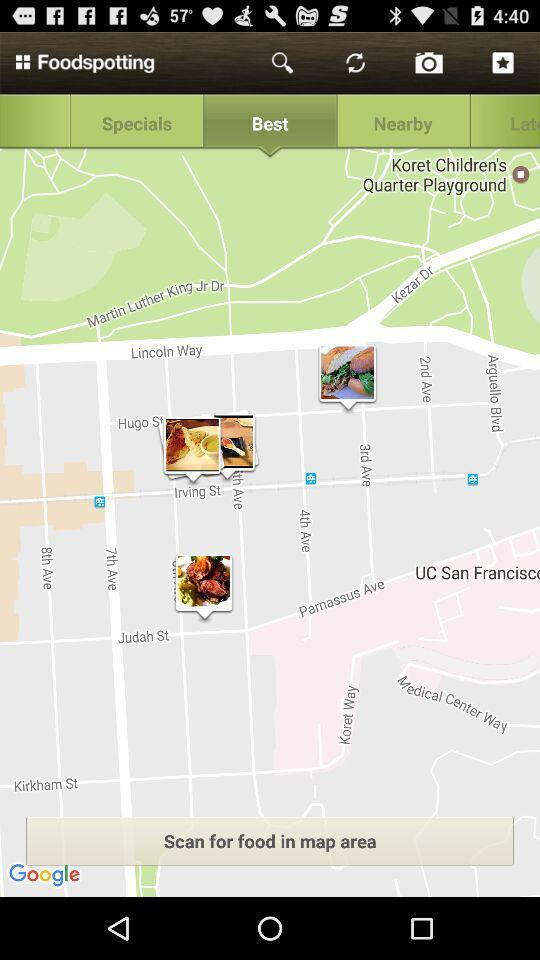 The image size is (540, 960). What do you see at coordinates (270, 123) in the screenshot?
I see `the button next to specials` at bounding box center [270, 123].